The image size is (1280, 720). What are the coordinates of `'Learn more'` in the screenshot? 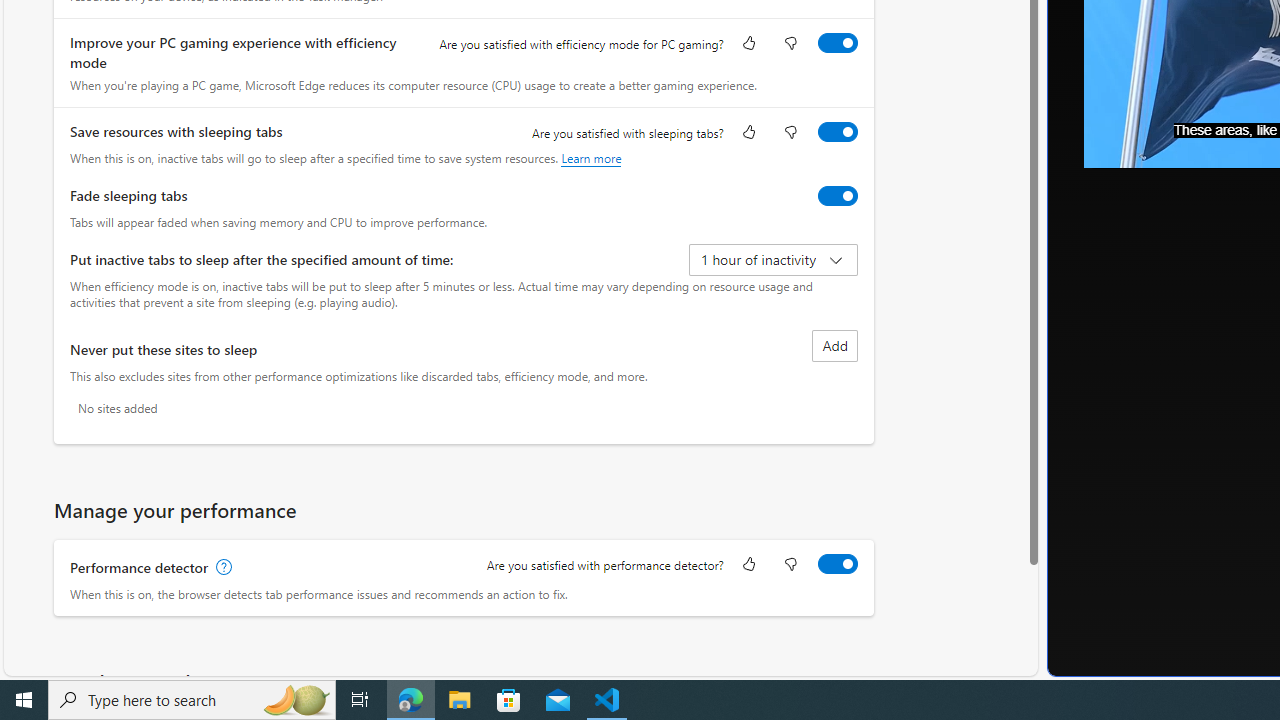 It's located at (590, 157).